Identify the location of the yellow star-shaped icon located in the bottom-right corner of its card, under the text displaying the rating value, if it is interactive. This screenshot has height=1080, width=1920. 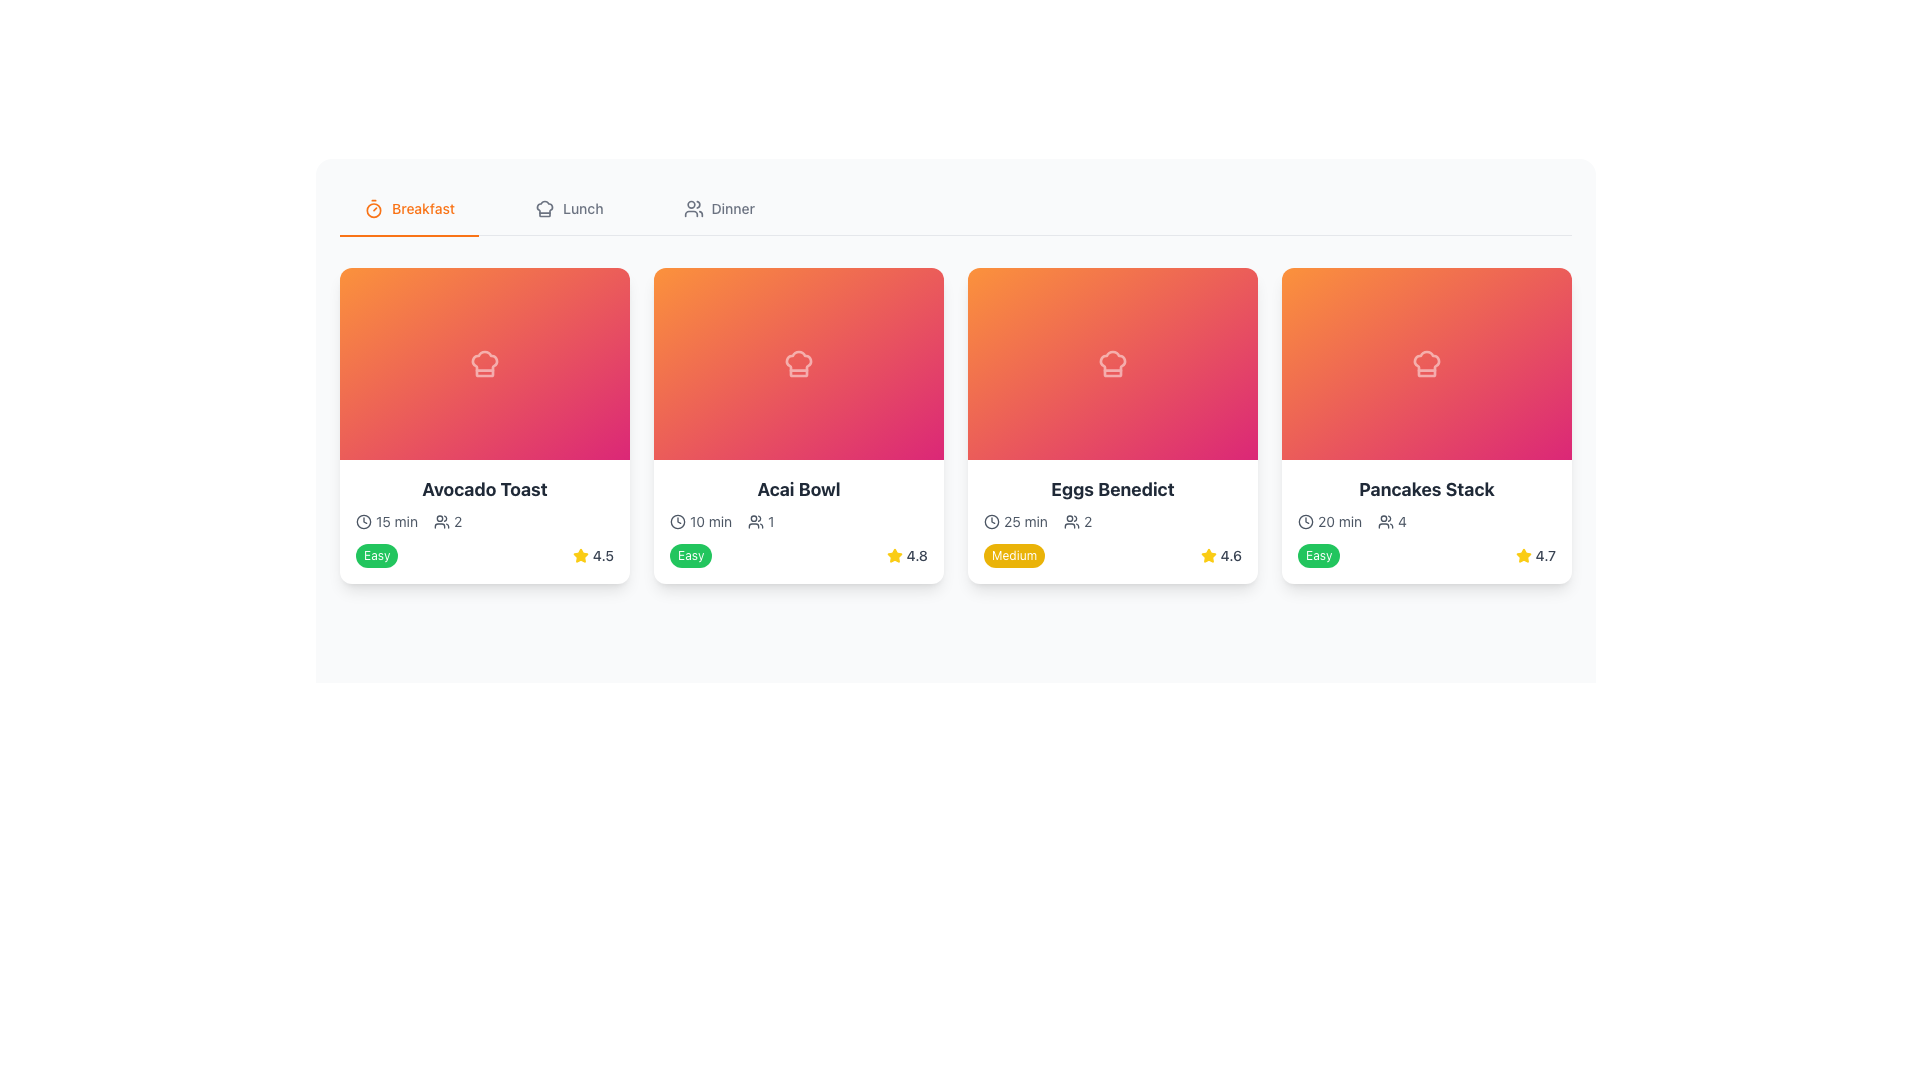
(1207, 555).